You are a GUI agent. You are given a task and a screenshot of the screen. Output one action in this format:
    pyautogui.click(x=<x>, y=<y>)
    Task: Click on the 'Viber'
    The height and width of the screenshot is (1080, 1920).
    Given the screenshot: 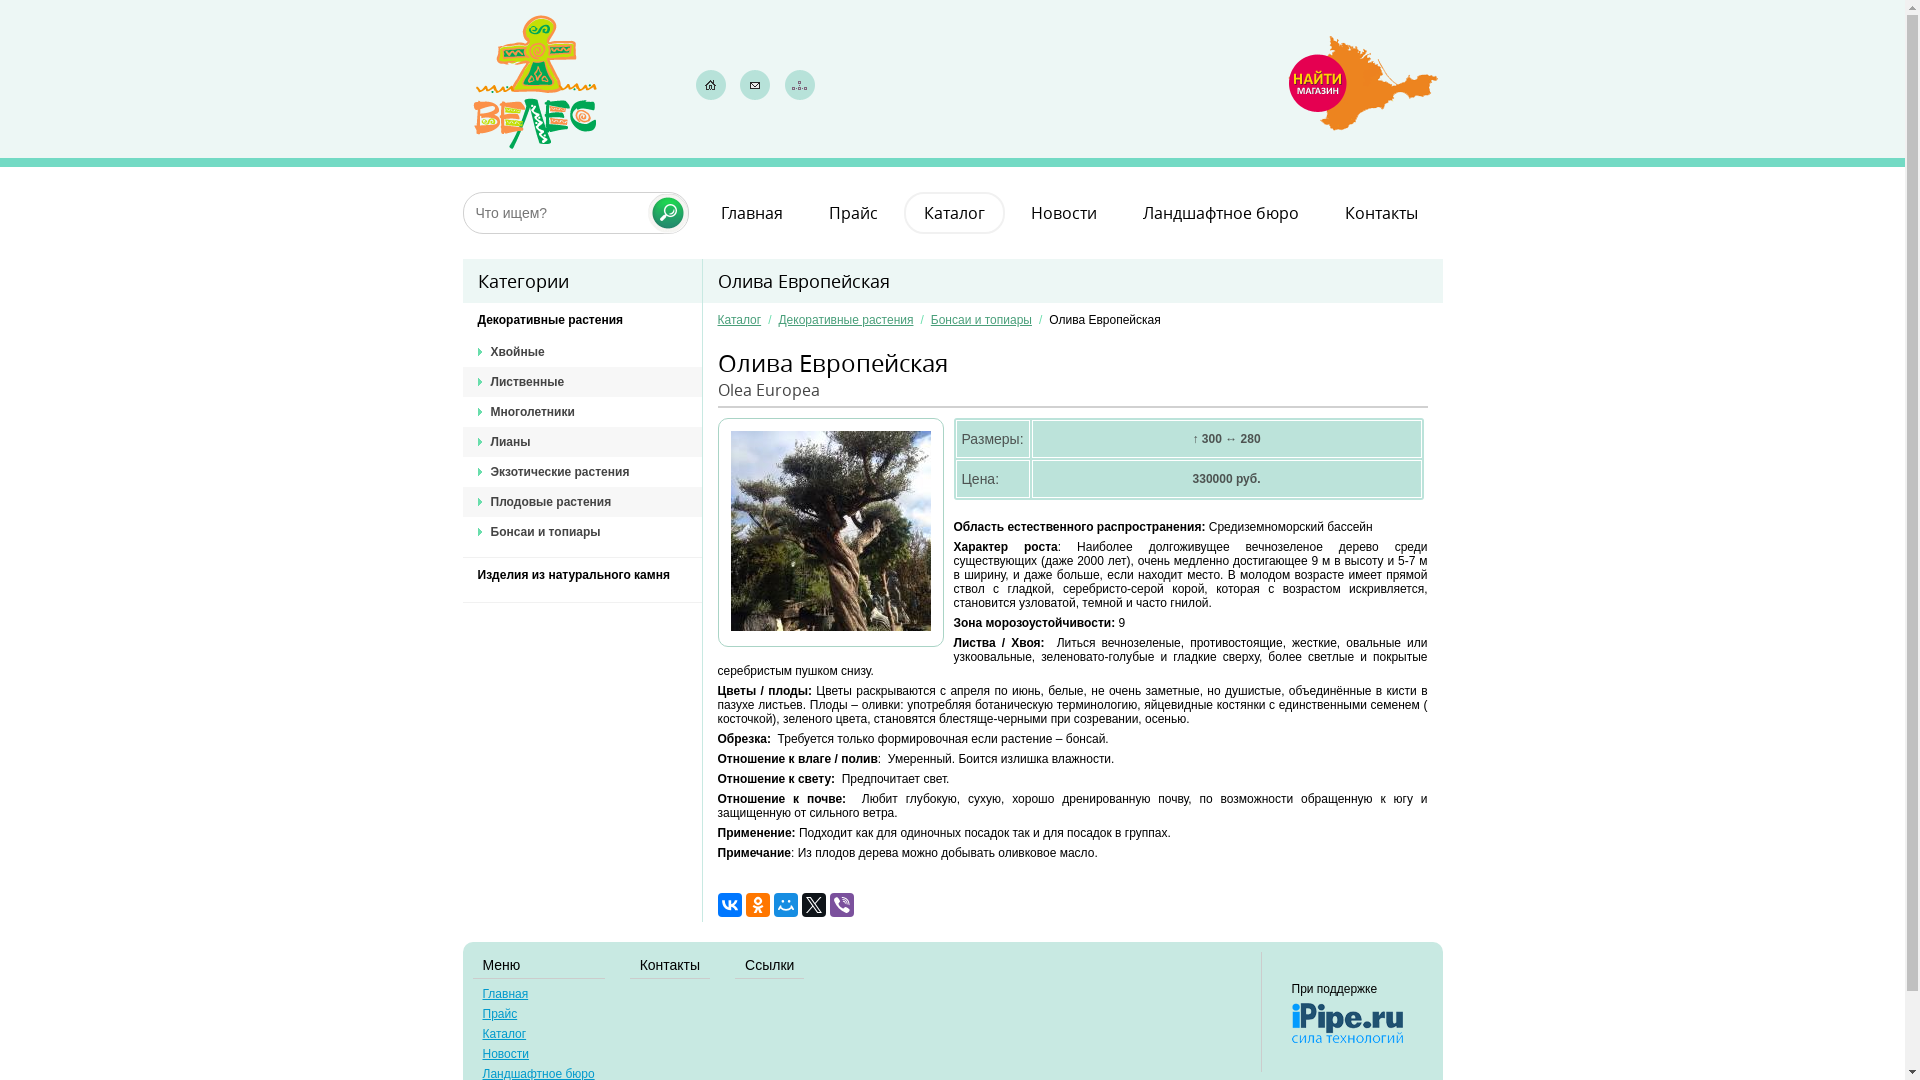 What is the action you would take?
    pyautogui.click(x=841, y=905)
    